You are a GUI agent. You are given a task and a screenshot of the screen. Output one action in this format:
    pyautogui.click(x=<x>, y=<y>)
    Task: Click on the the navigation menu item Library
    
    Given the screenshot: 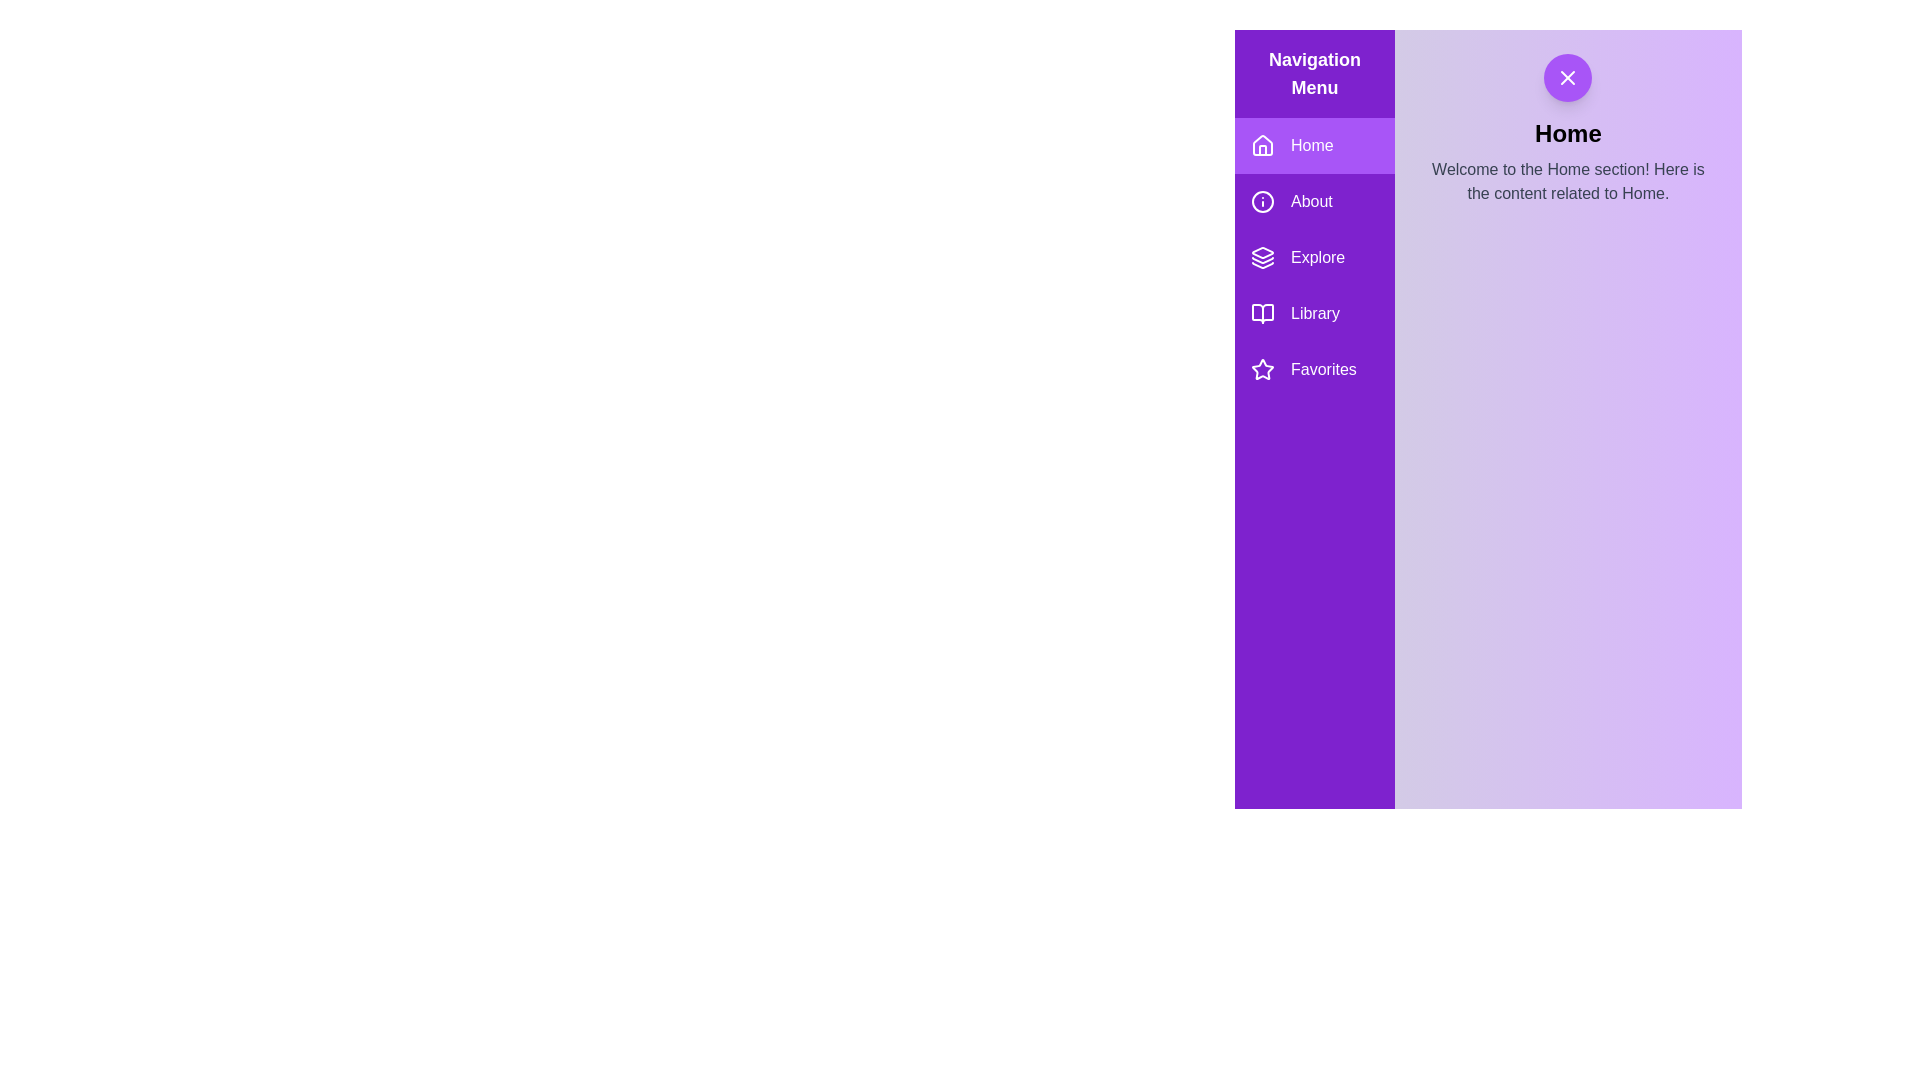 What is the action you would take?
    pyautogui.click(x=1315, y=313)
    